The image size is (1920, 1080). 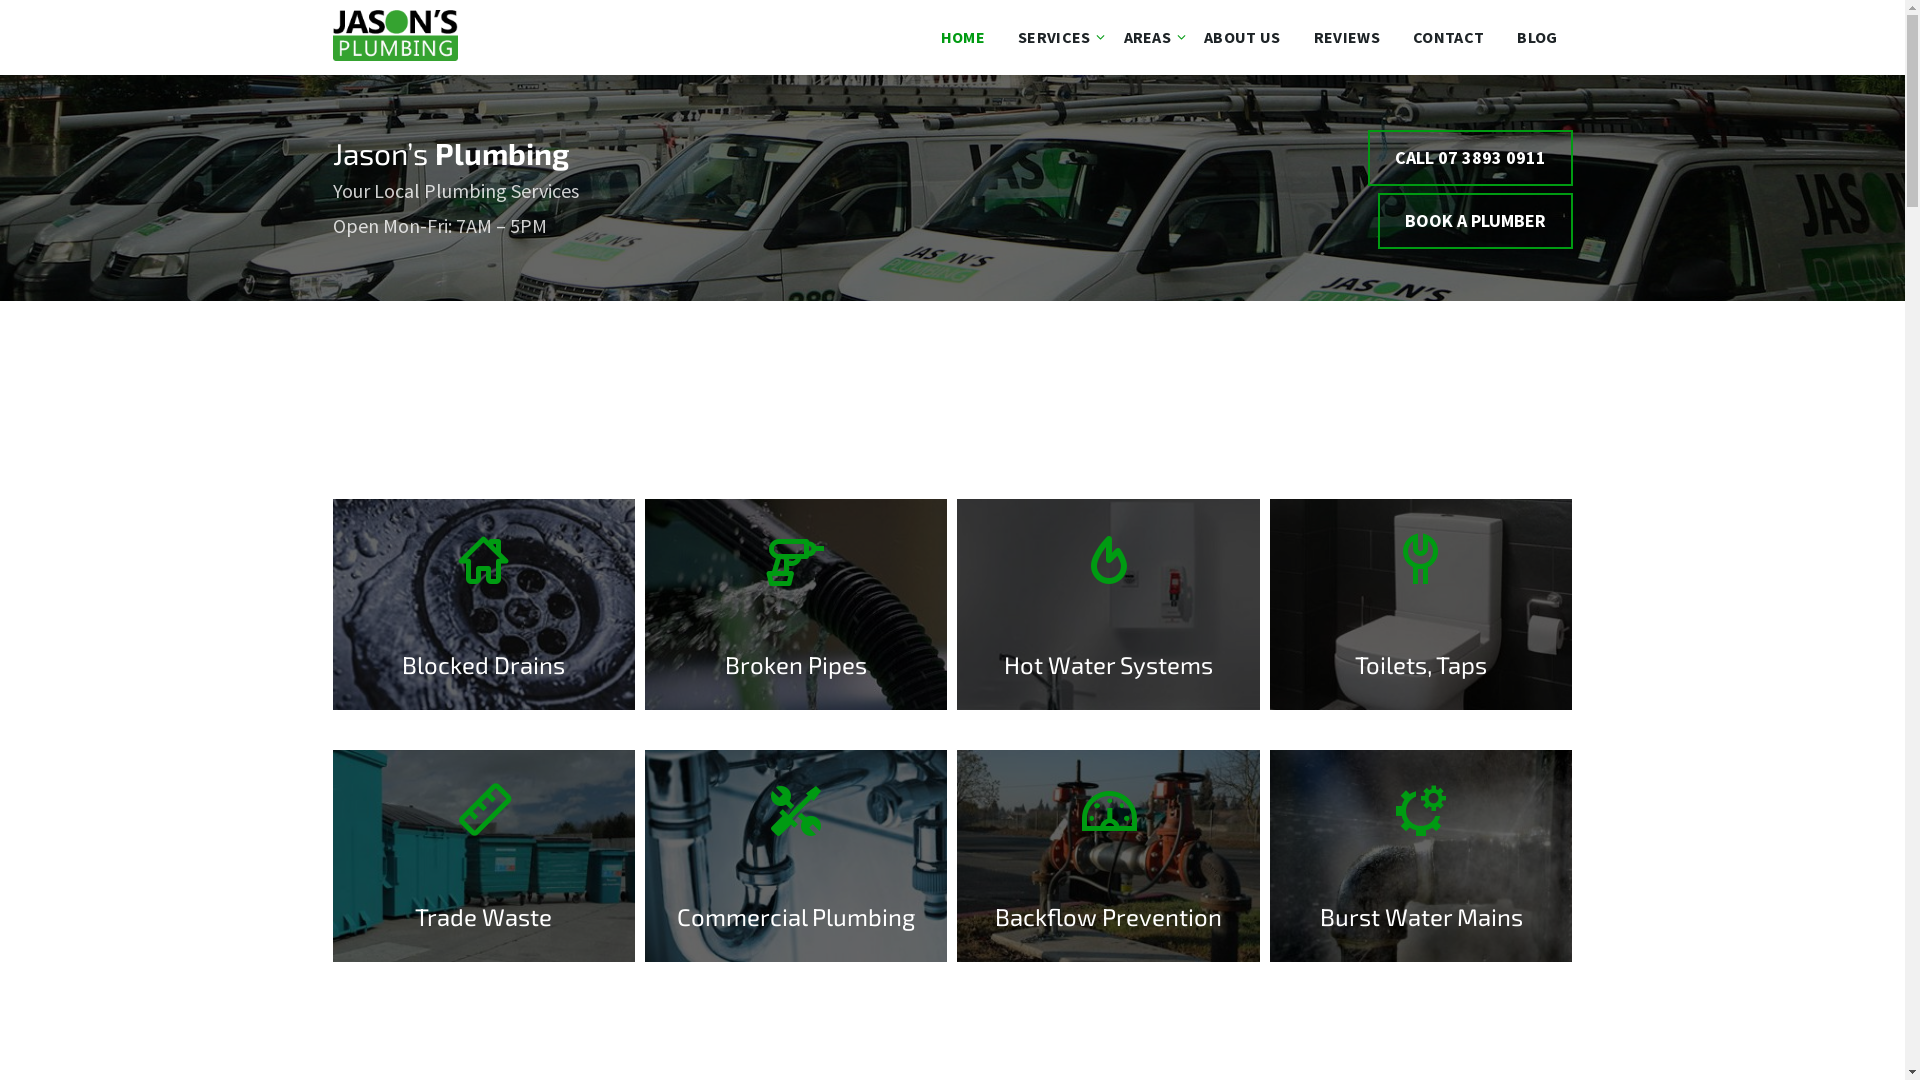 What do you see at coordinates (1189, 37) in the screenshot?
I see `'ABOUT US'` at bounding box center [1189, 37].